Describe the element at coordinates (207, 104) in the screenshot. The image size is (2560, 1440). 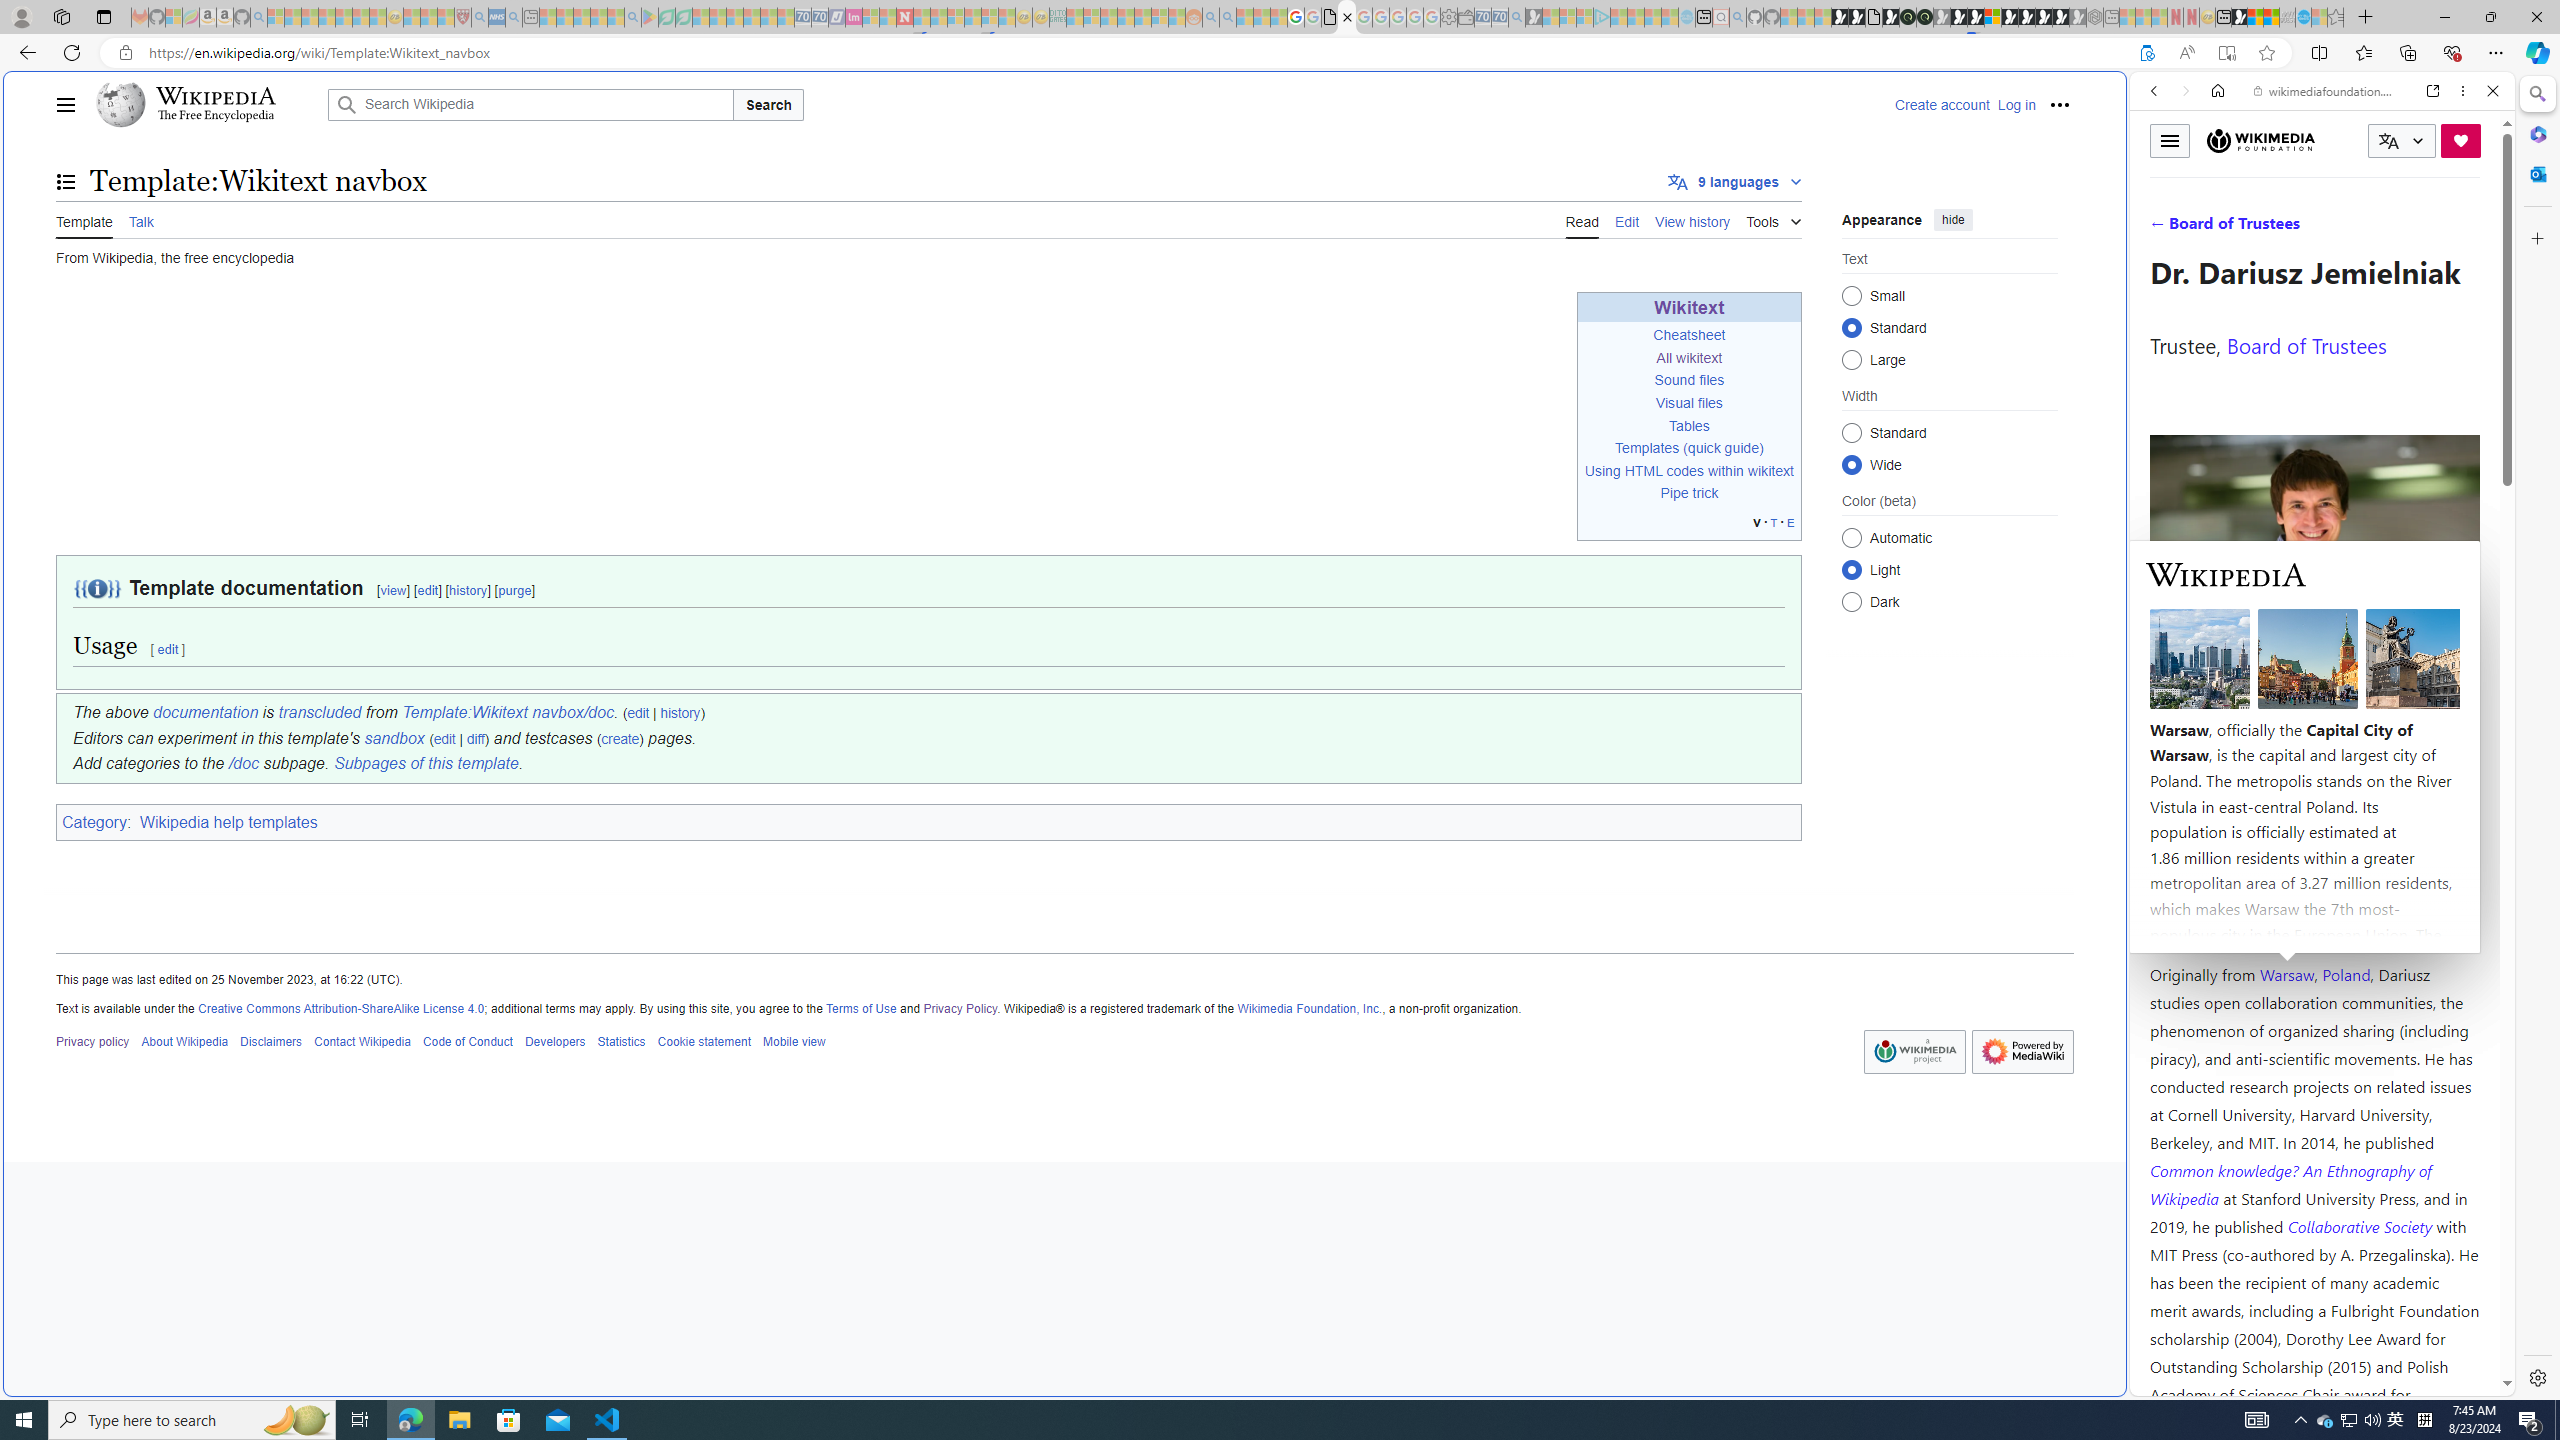
I see `'Wikipedia The Free Encyclopedia'` at that location.